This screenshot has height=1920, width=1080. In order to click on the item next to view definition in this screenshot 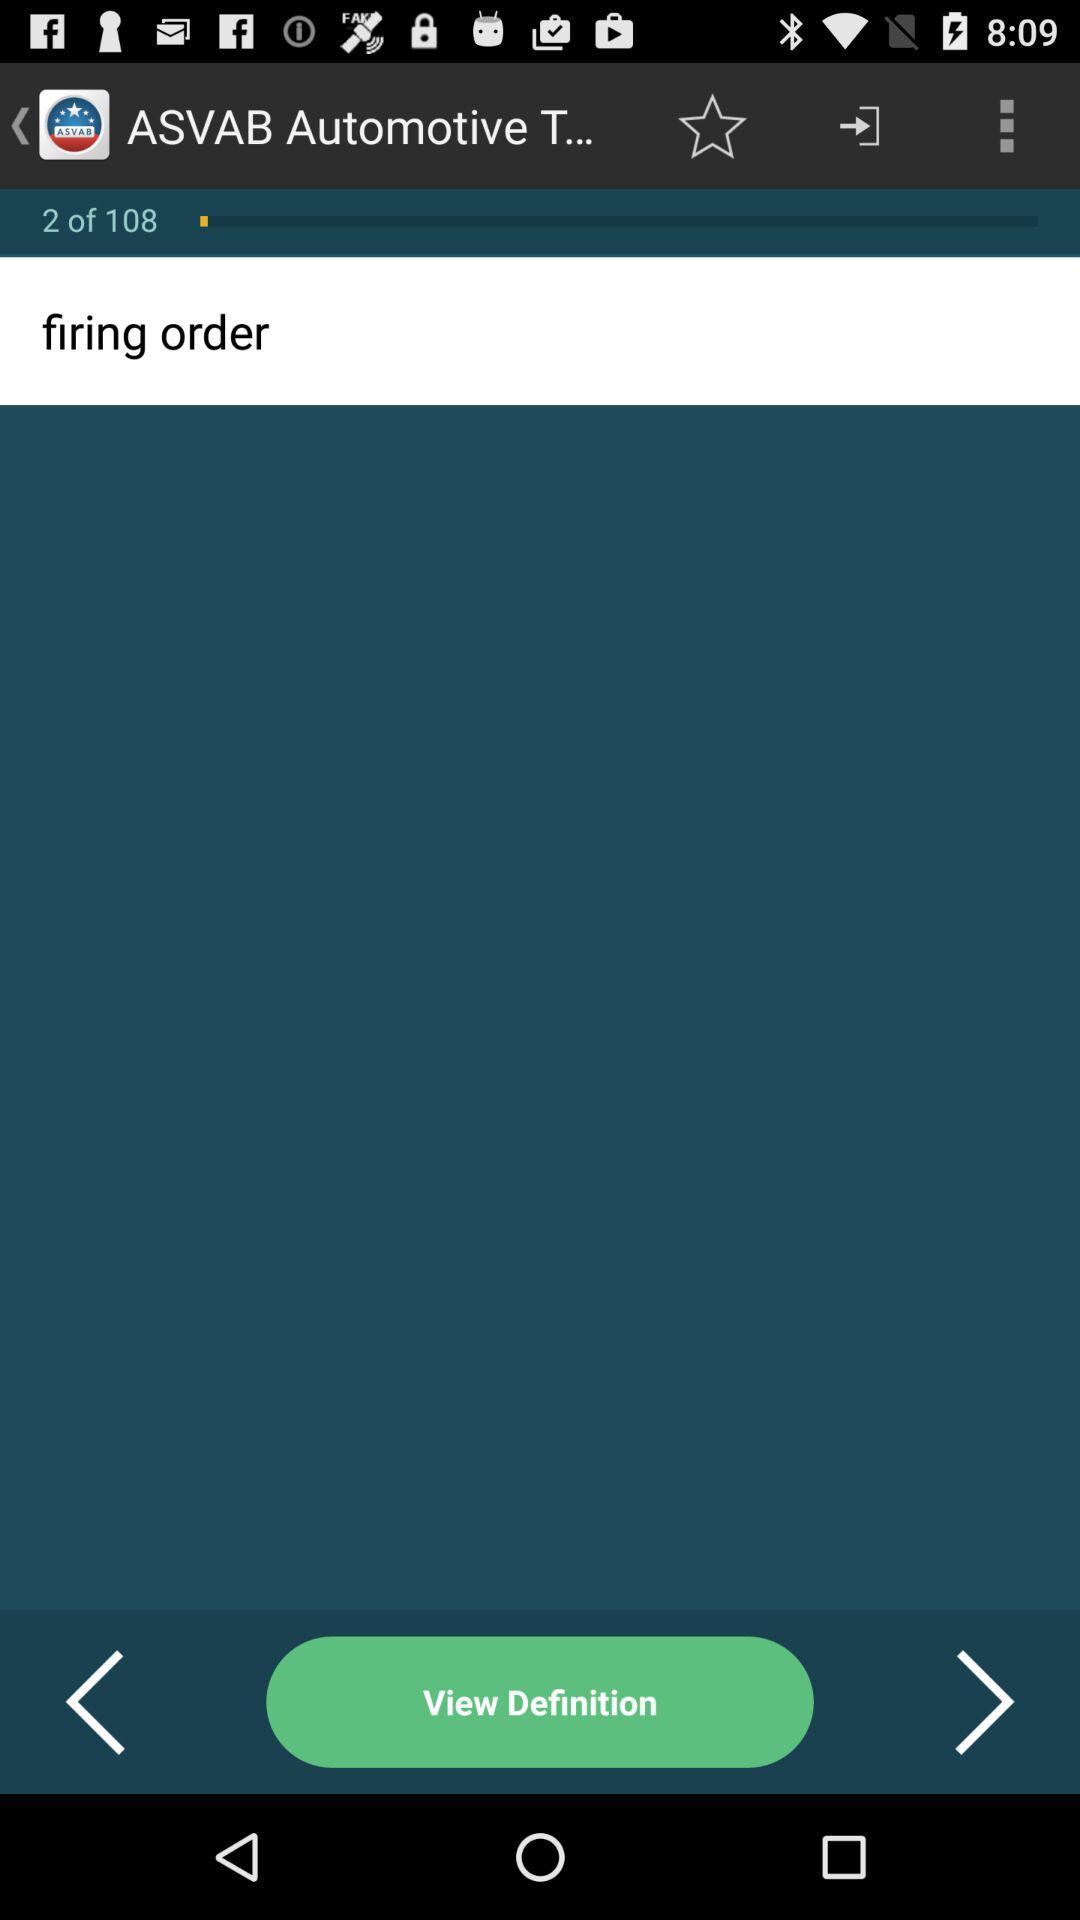, I will do `click(119, 1701)`.